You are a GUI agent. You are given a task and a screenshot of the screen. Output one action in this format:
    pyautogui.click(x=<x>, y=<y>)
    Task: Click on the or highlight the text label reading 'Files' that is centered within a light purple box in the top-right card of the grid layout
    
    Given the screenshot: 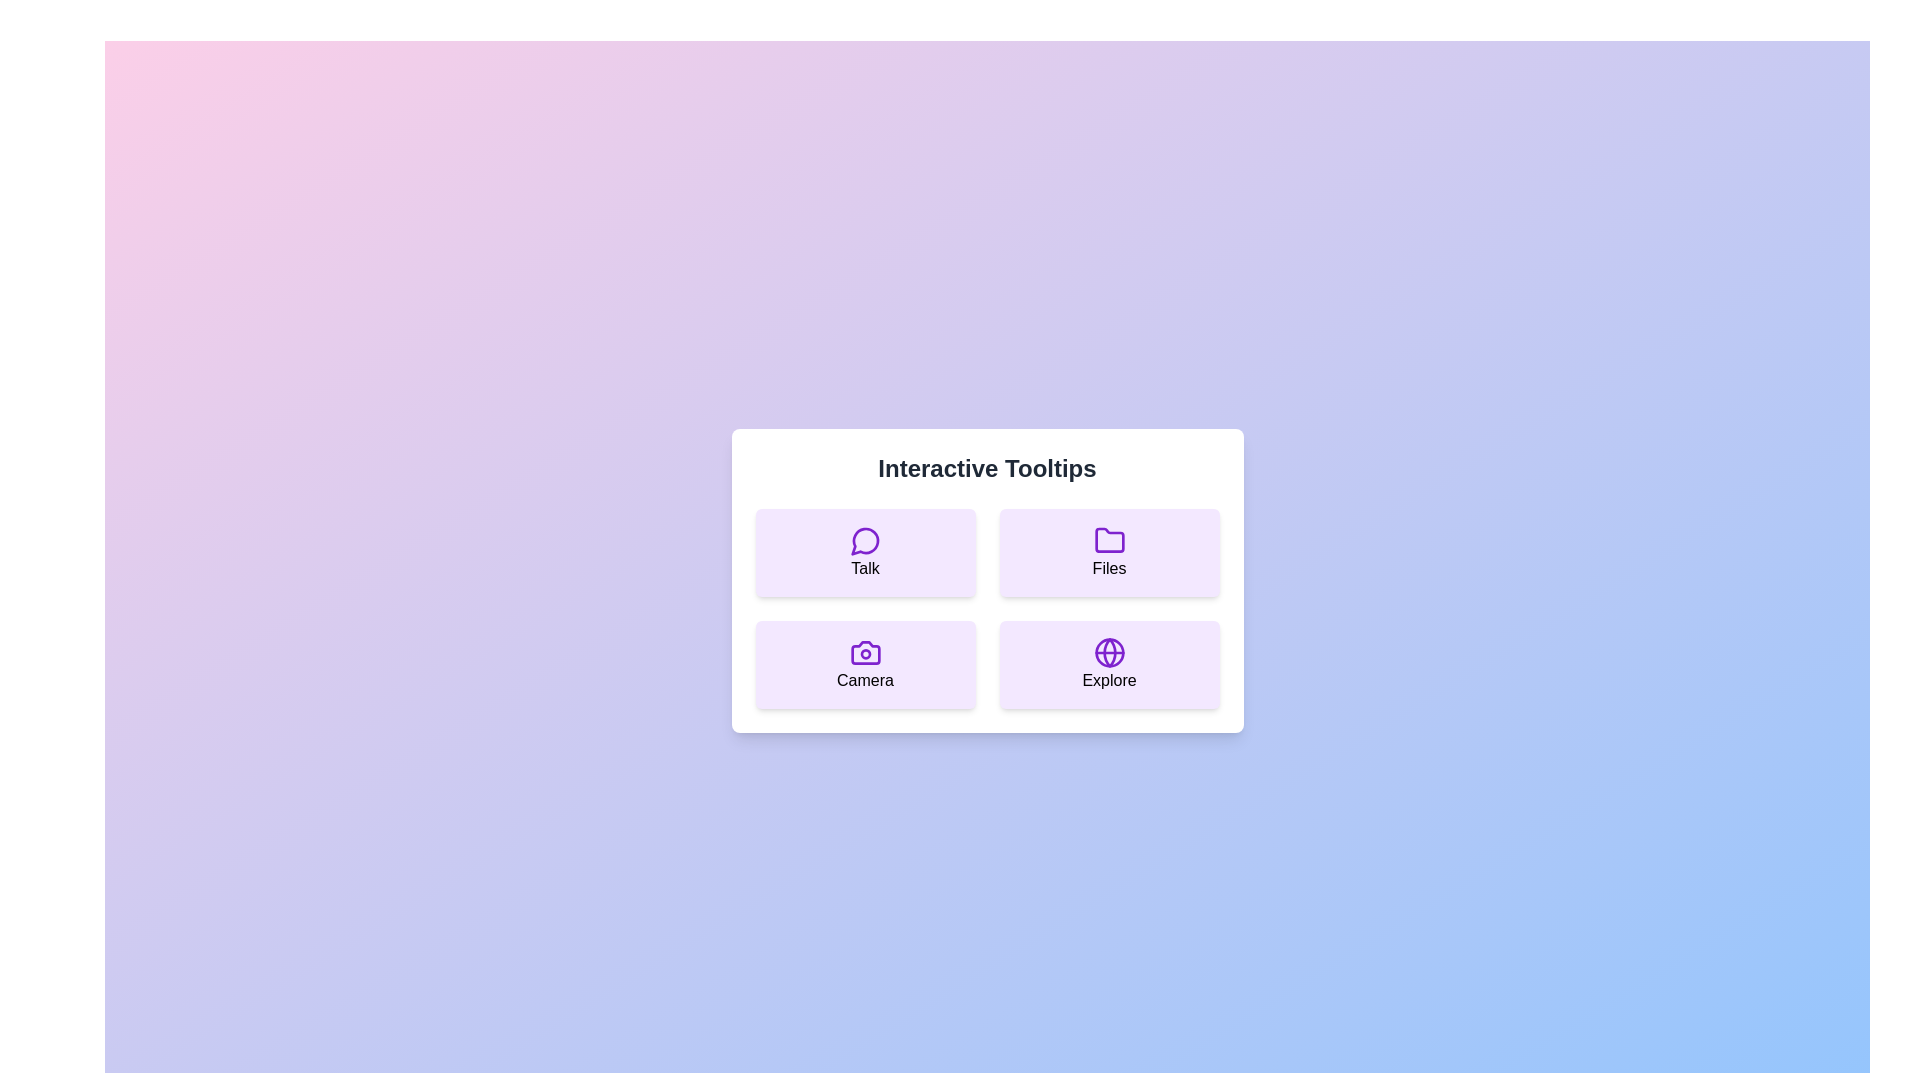 What is the action you would take?
    pyautogui.click(x=1108, y=569)
    